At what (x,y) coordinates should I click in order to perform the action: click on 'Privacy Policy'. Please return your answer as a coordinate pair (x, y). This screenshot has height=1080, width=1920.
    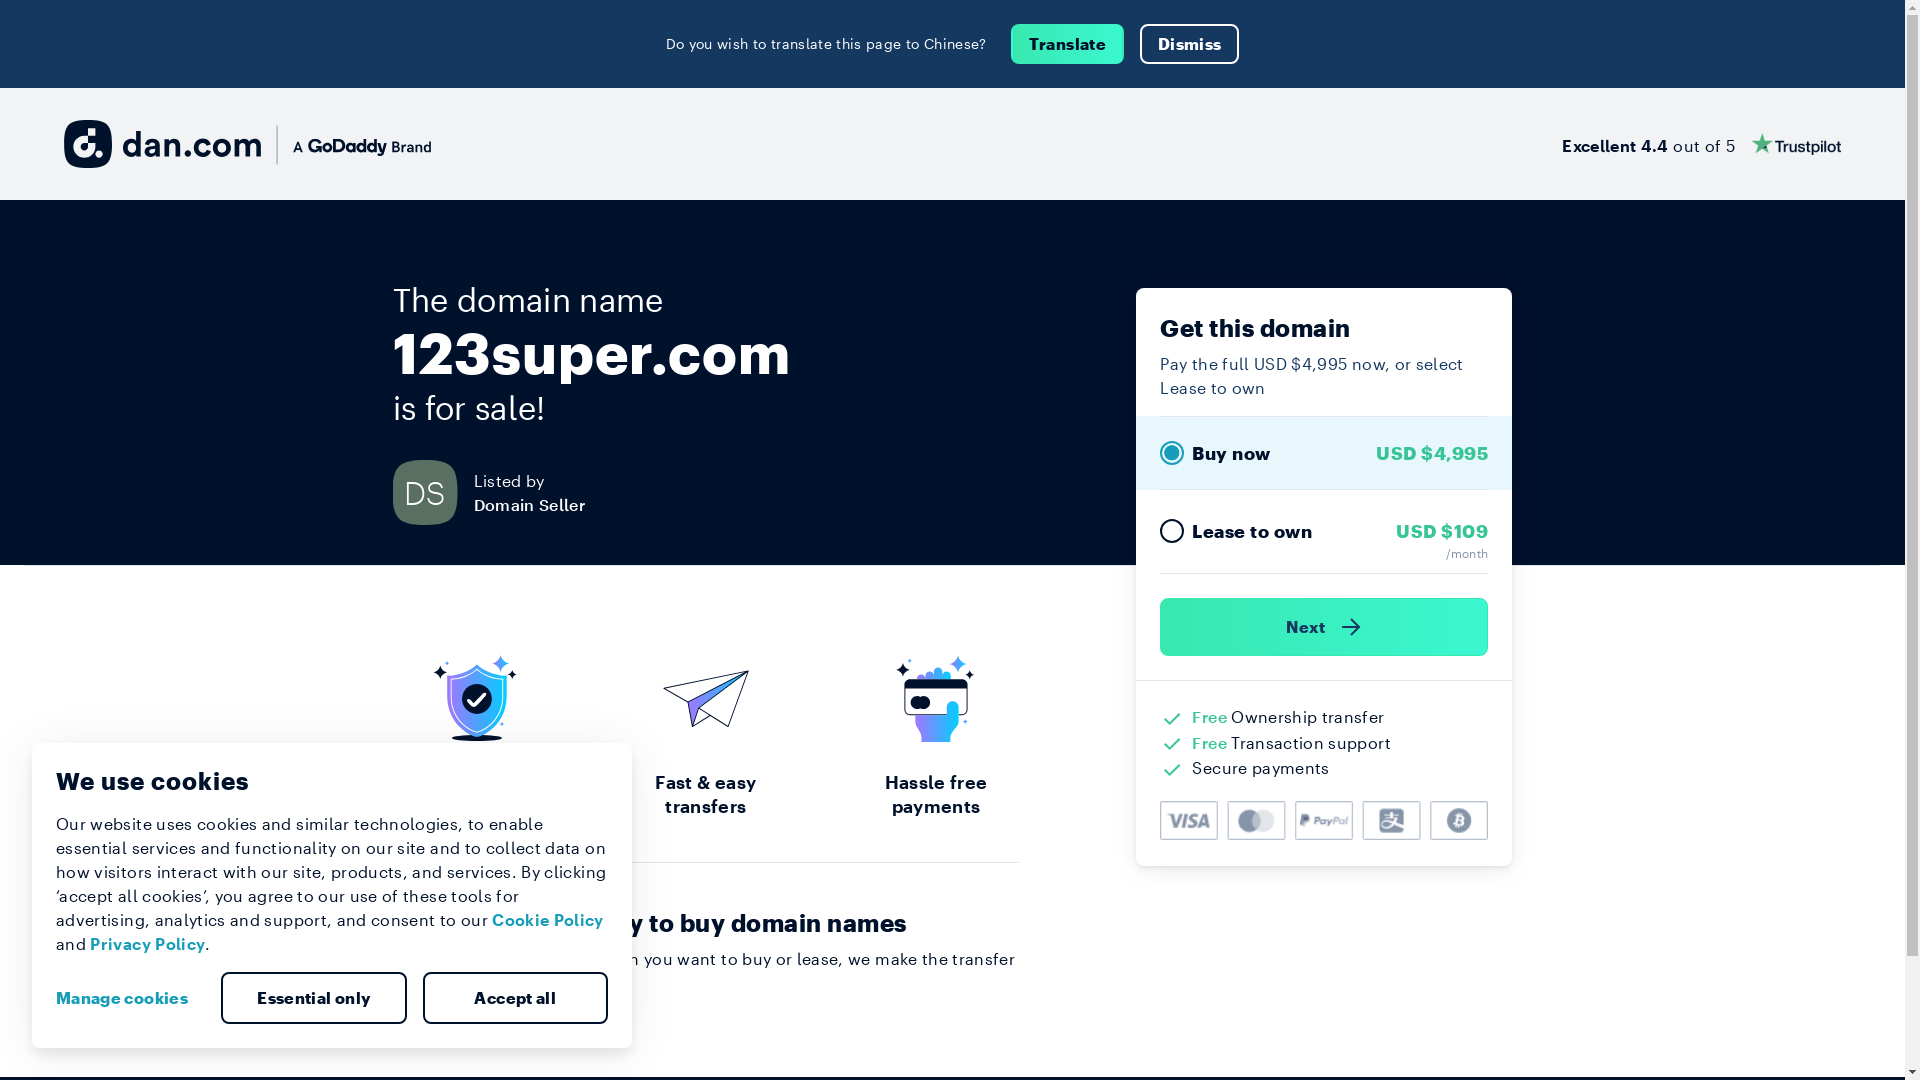
    Looking at the image, I should click on (146, 943).